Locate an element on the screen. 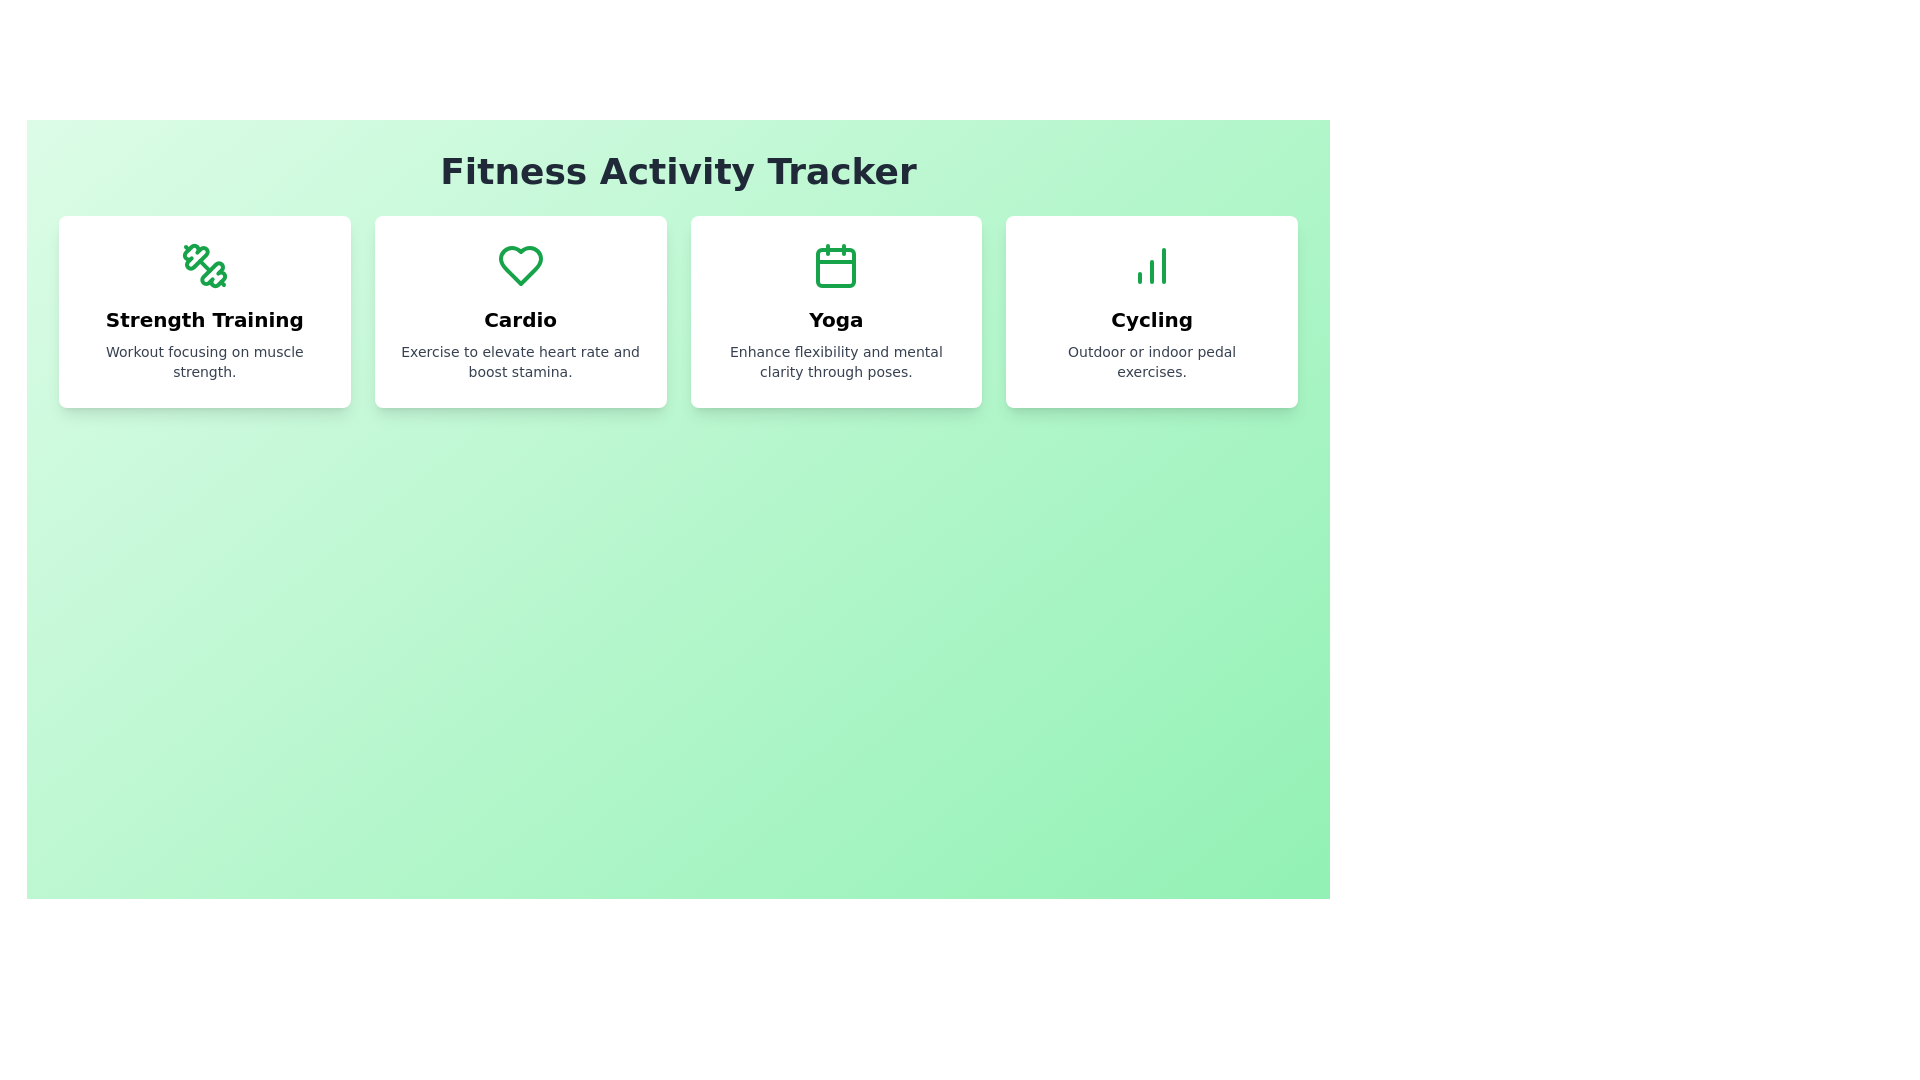 The image size is (1920, 1080). descriptive text block that provides additional details about the 'Cardio' activity, which is located centrally beneath the title text within the 'Cardio' card is located at coordinates (520, 362).